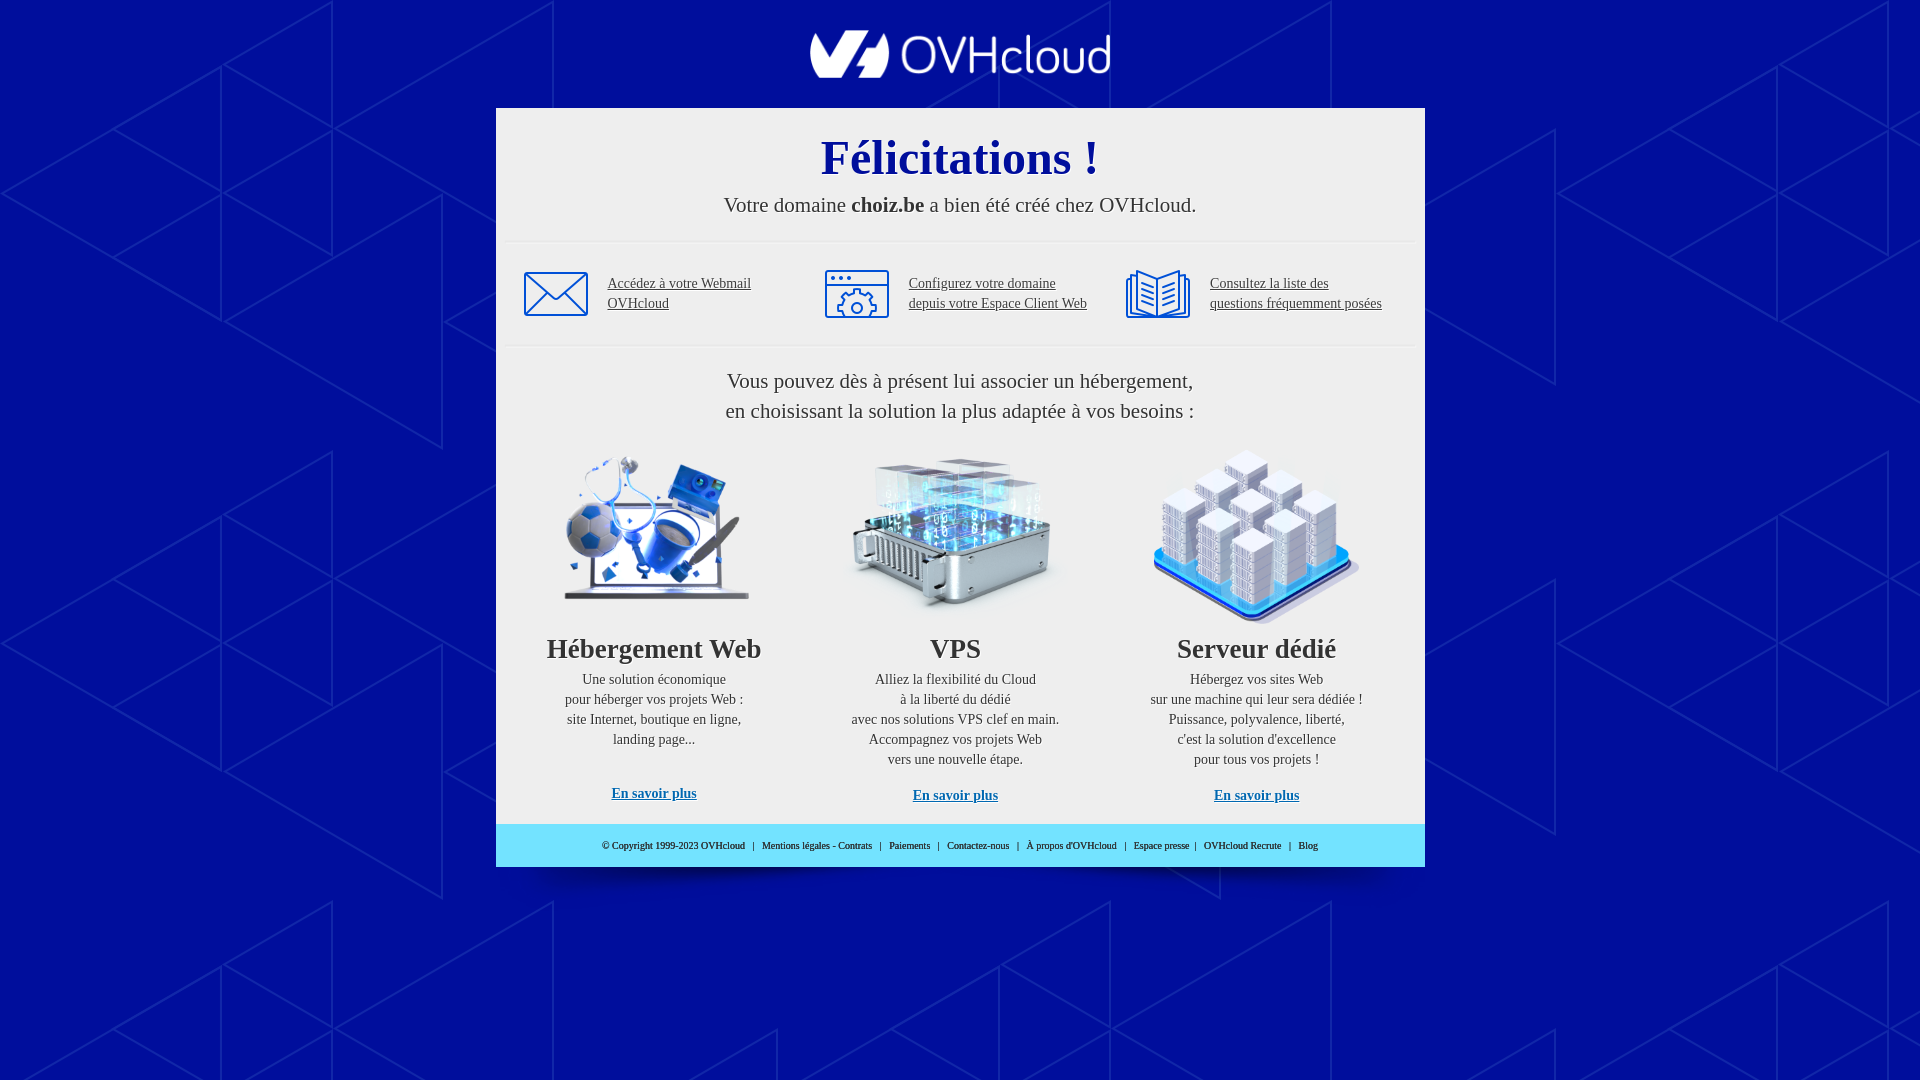 The image size is (1920, 1080). What do you see at coordinates (911, 794) in the screenshot?
I see `'En savoir plus'` at bounding box center [911, 794].